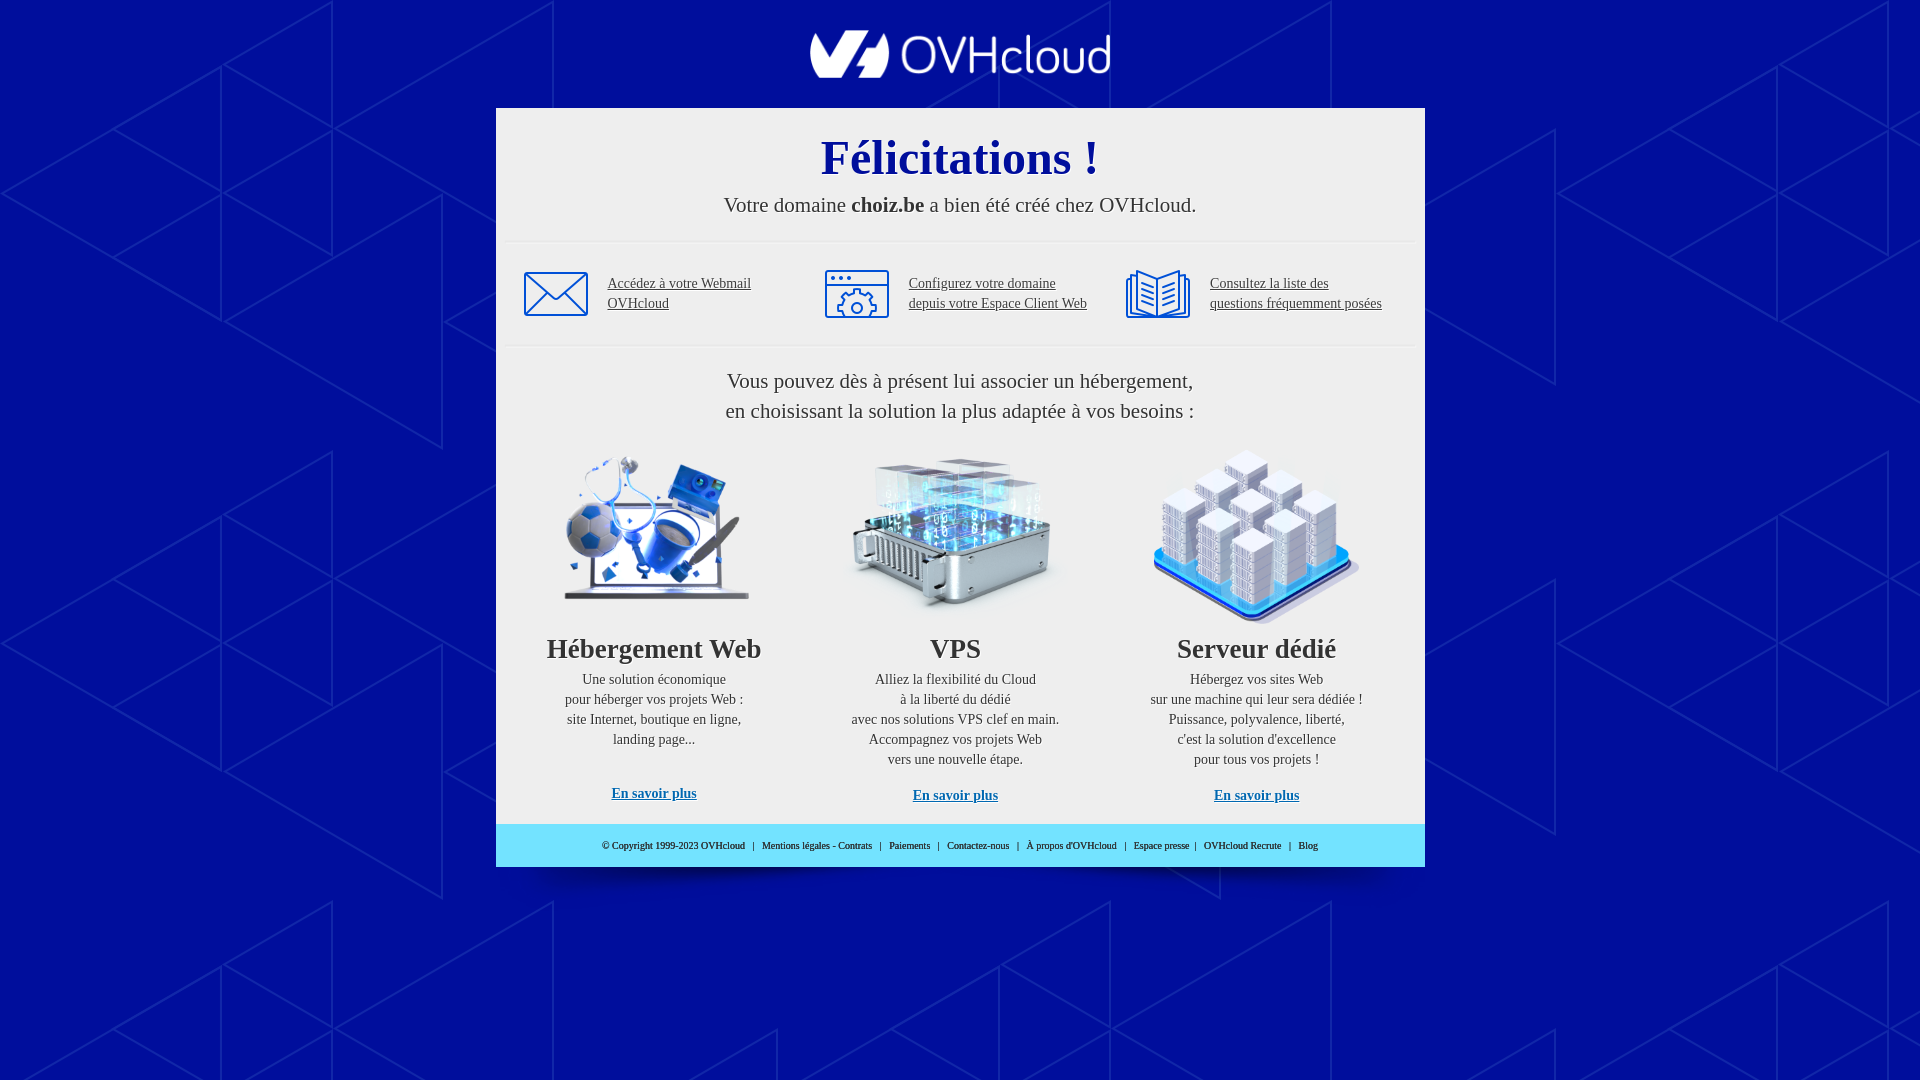 The image size is (1920, 1080). What do you see at coordinates (911, 794) in the screenshot?
I see `'En savoir plus'` at bounding box center [911, 794].